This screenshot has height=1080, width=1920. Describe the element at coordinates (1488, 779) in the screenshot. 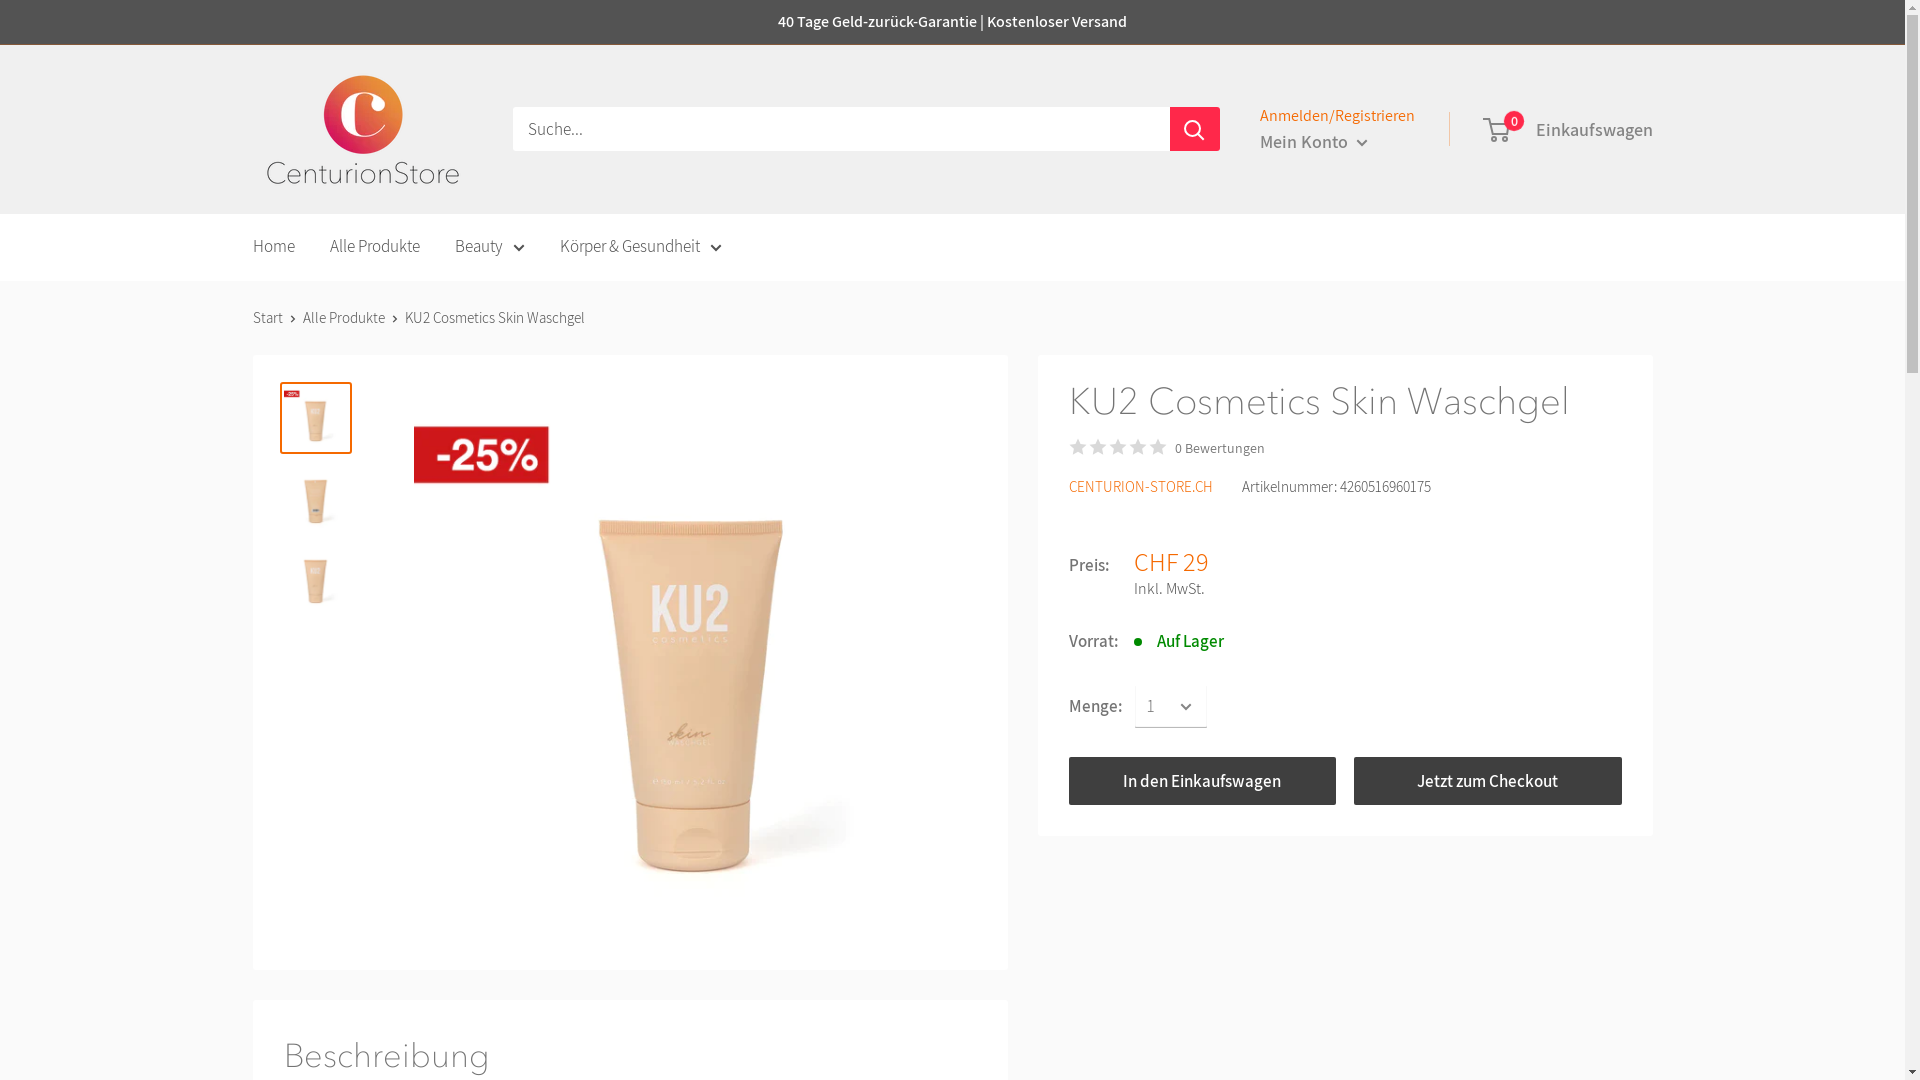

I see `'Jetzt zum Checkout'` at that location.